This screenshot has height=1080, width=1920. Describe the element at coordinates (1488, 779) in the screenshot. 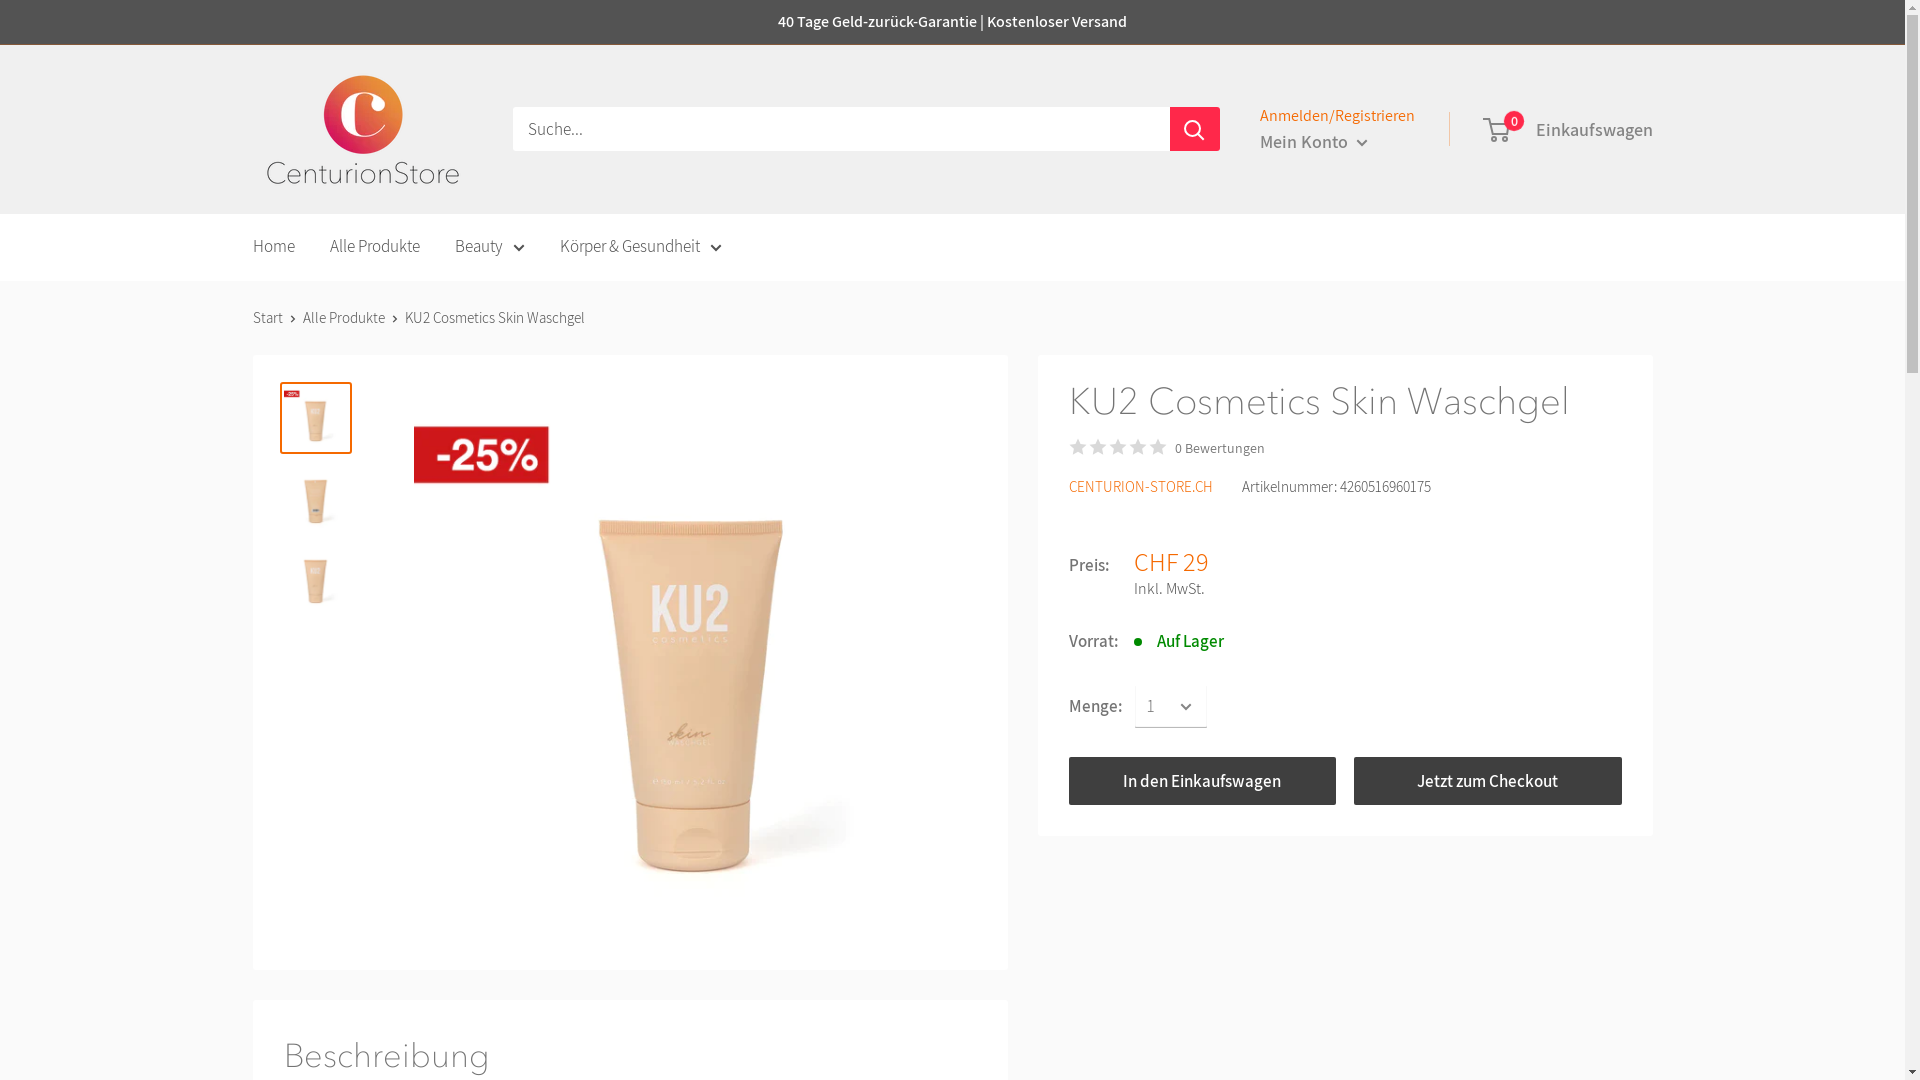

I see `'Jetzt zum Checkout'` at that location.